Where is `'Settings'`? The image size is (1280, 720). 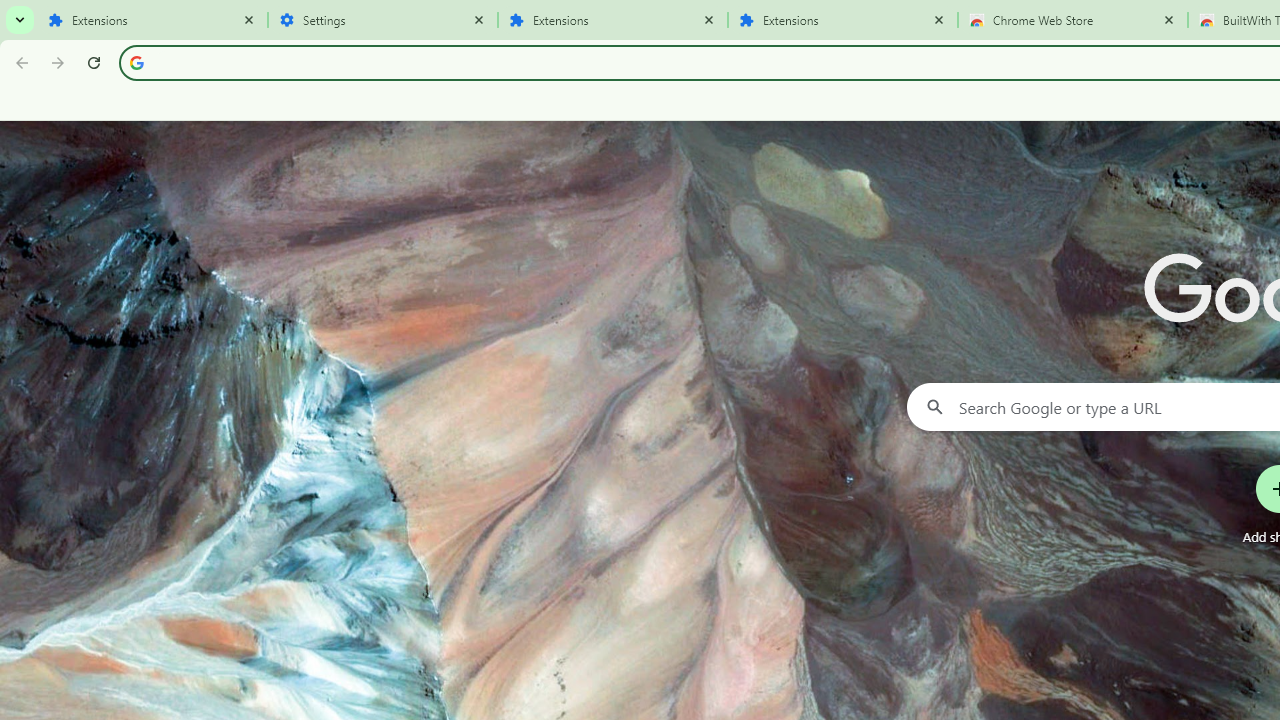 'Settings' is located at coordinates (382, 20).